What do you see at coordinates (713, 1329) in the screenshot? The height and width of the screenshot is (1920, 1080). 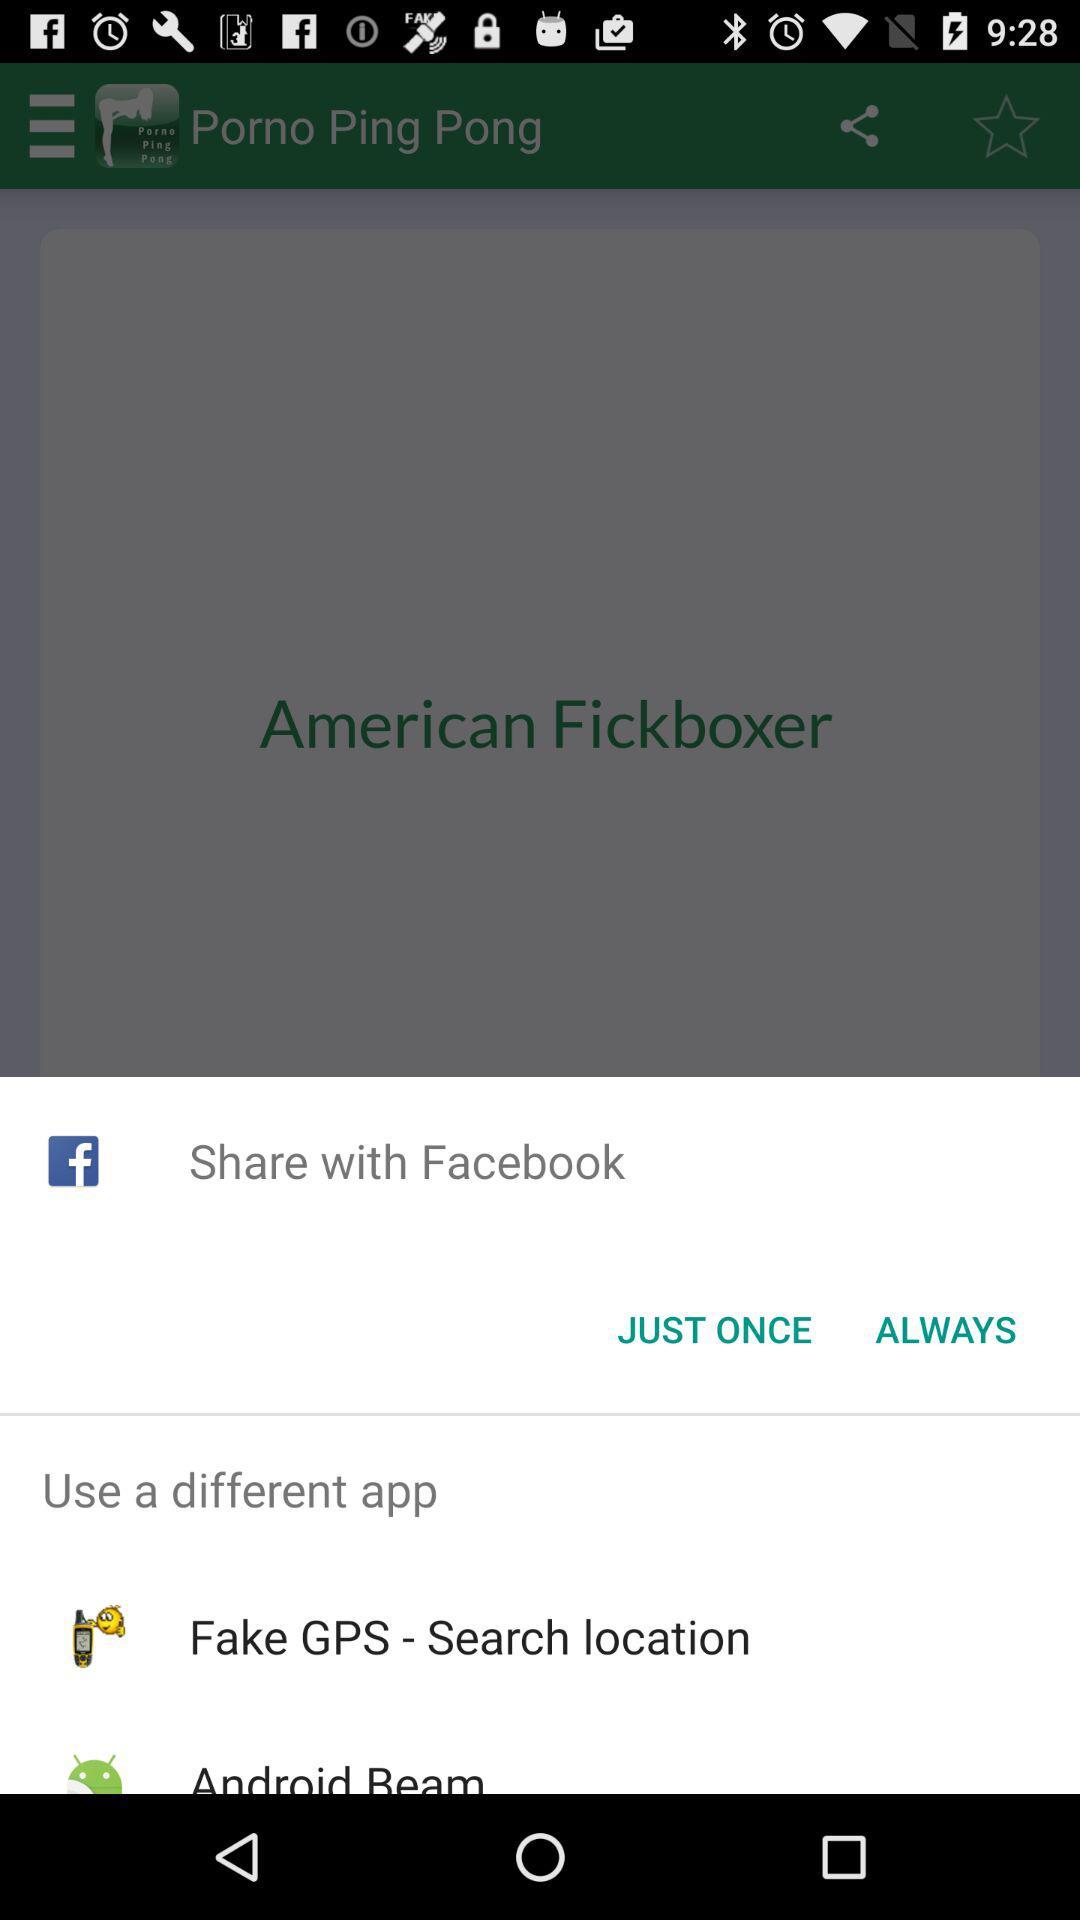 I see `the just once item` at bounding box center [713, 1329].